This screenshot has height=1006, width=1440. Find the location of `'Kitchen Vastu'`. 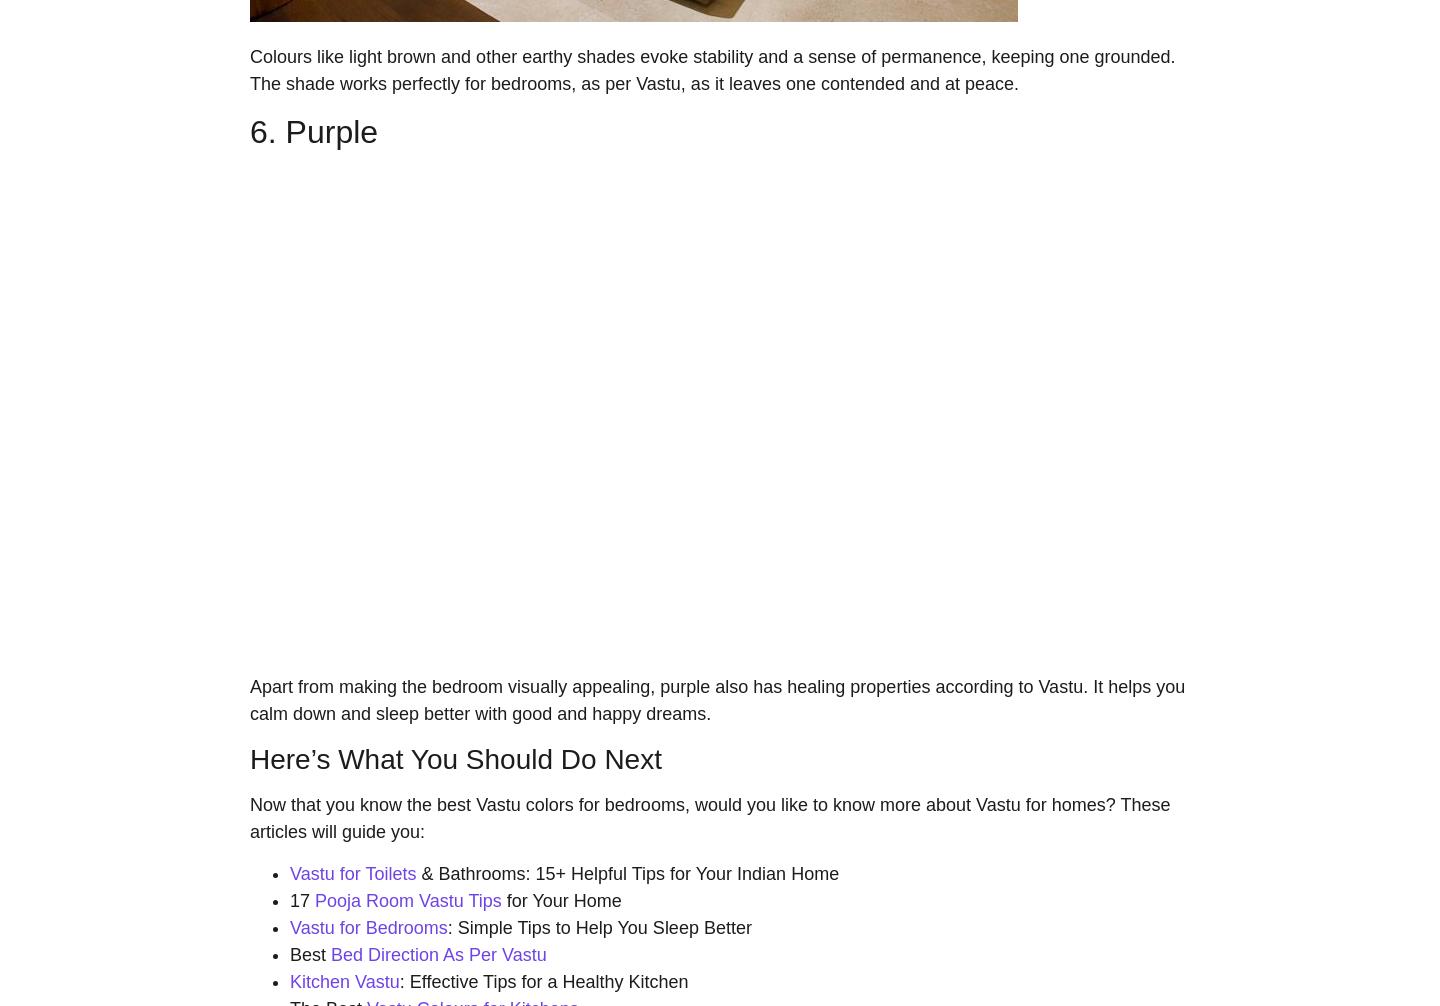

'Kitchen Vastu' is located at coordinates (289, 979).